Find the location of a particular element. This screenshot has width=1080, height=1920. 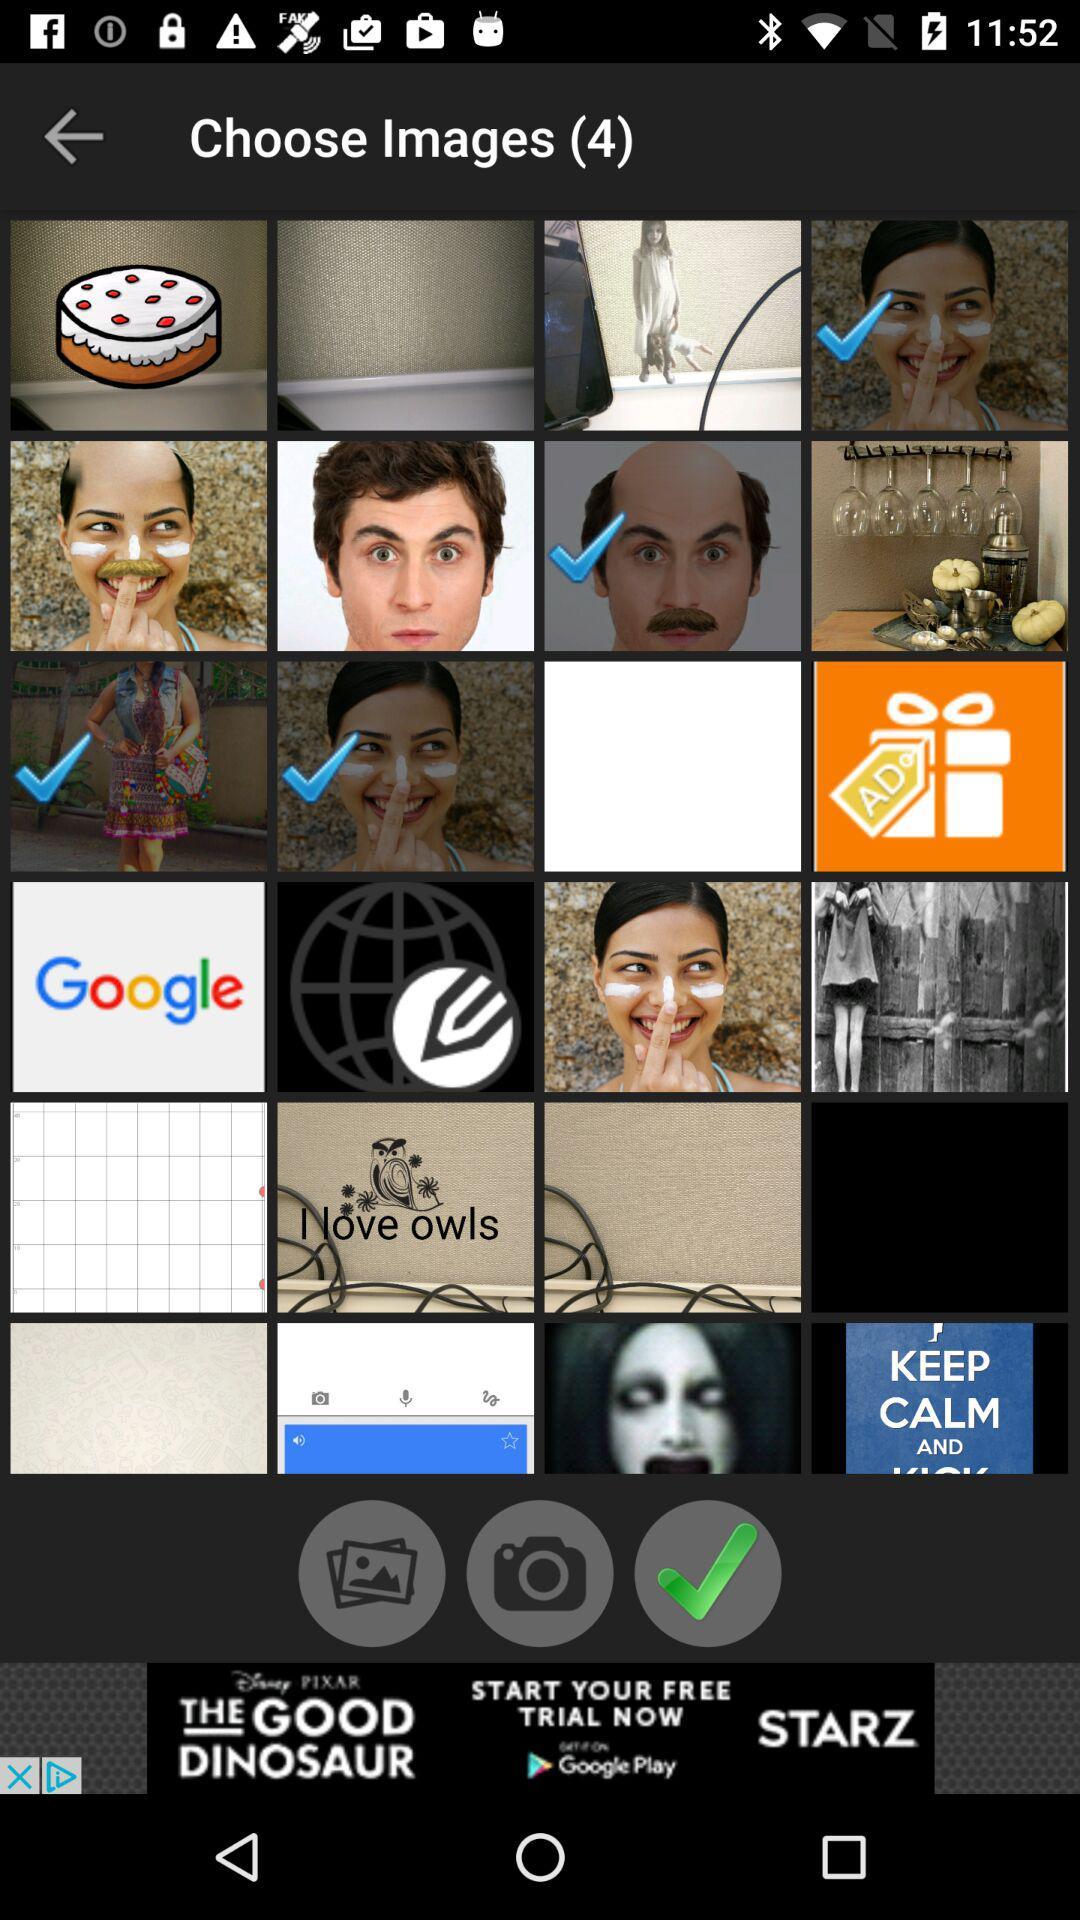

google image is located at coordinates (137, 987).